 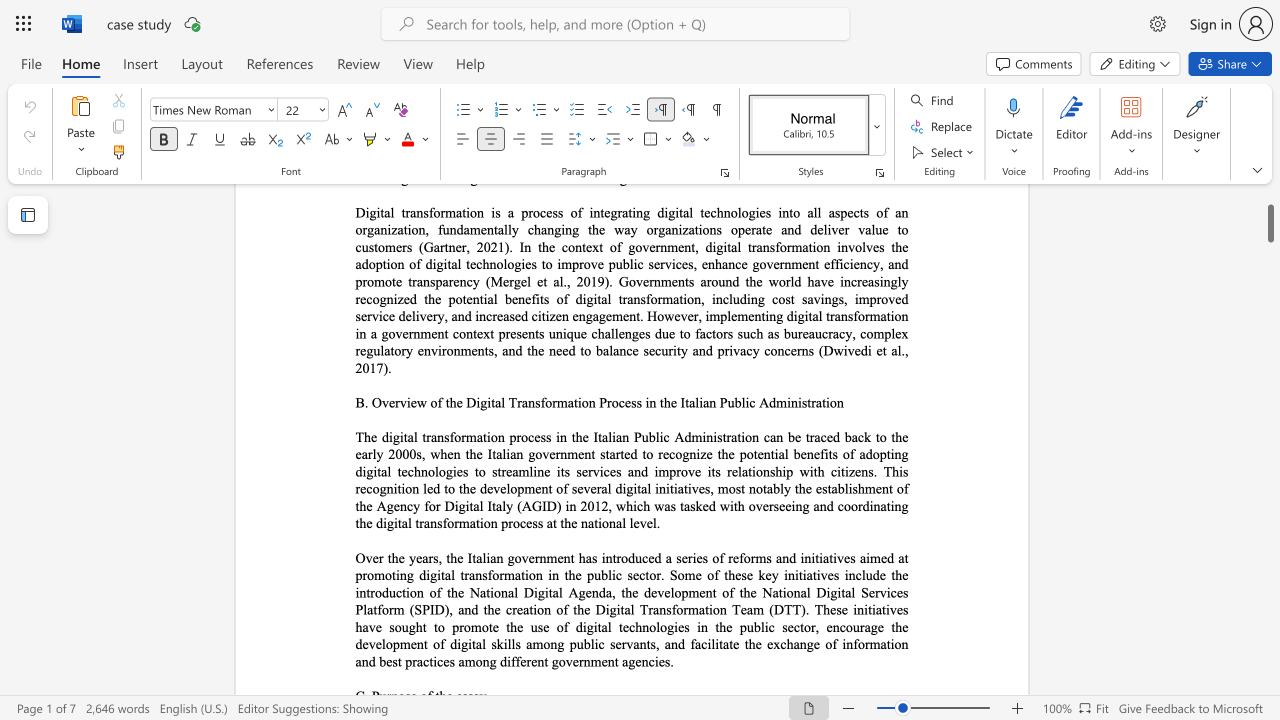 I want to click on the scrollbar and move up 210 pixels, so click(x=1269, y=215).